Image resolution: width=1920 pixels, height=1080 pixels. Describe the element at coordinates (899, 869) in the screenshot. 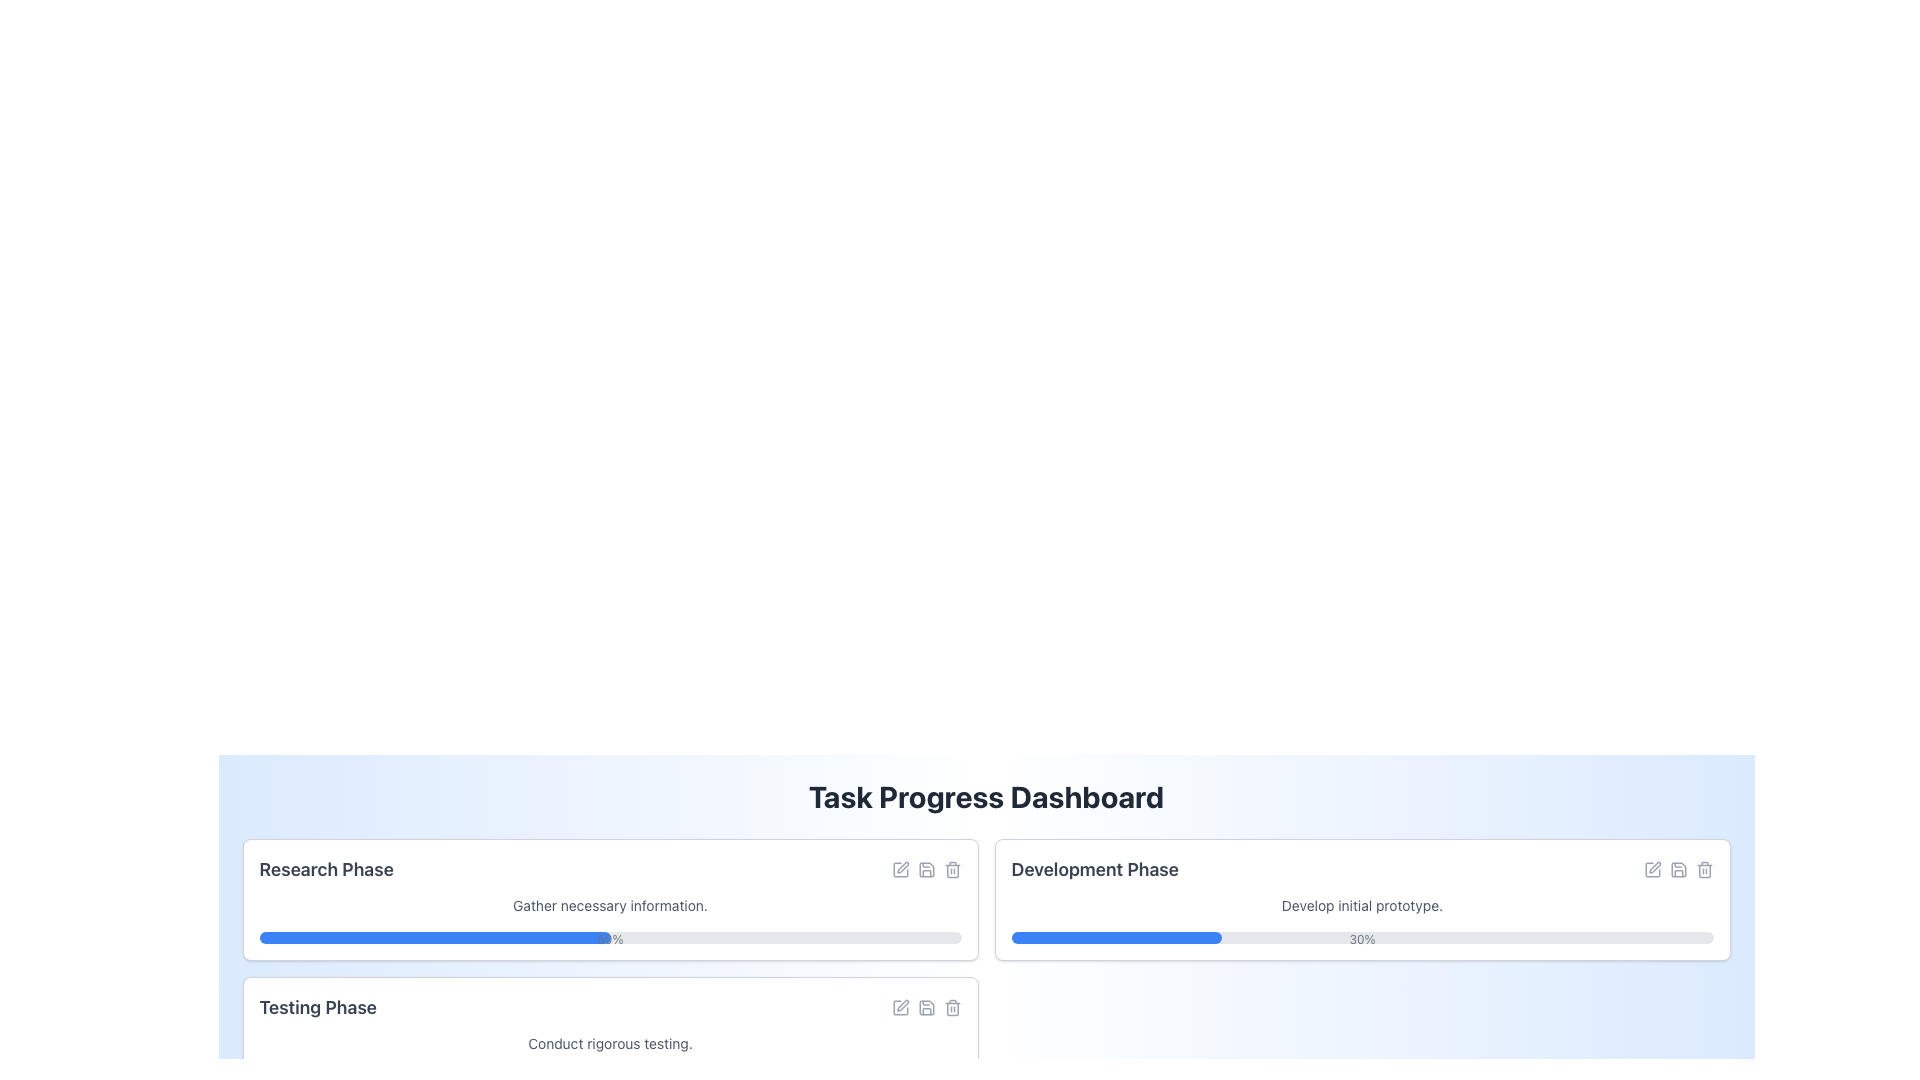

I see `the small square-shaped pen icon located in the upper-right corner of the 'Research Phase' card, which is the first icon in a group of interactive elements` at that location.